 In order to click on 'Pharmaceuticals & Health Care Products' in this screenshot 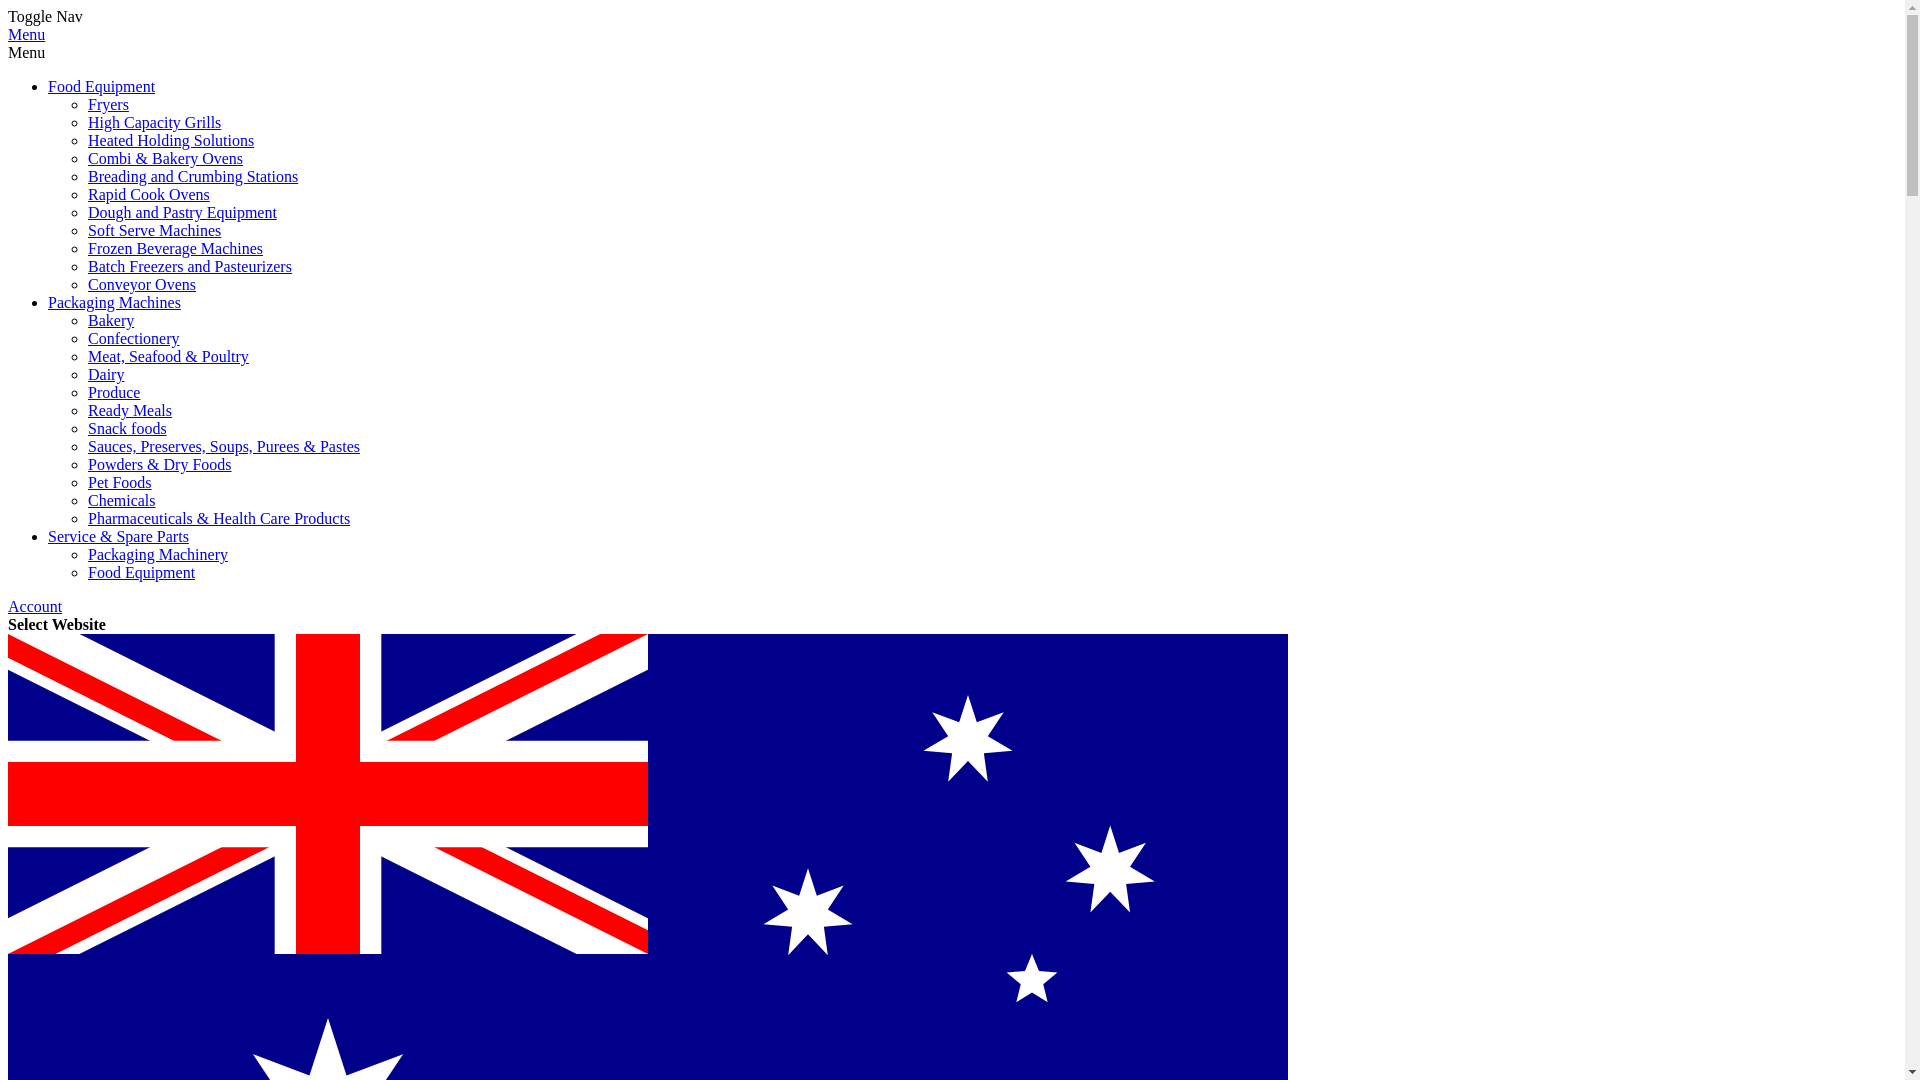, I will do `click(219, 517)`.